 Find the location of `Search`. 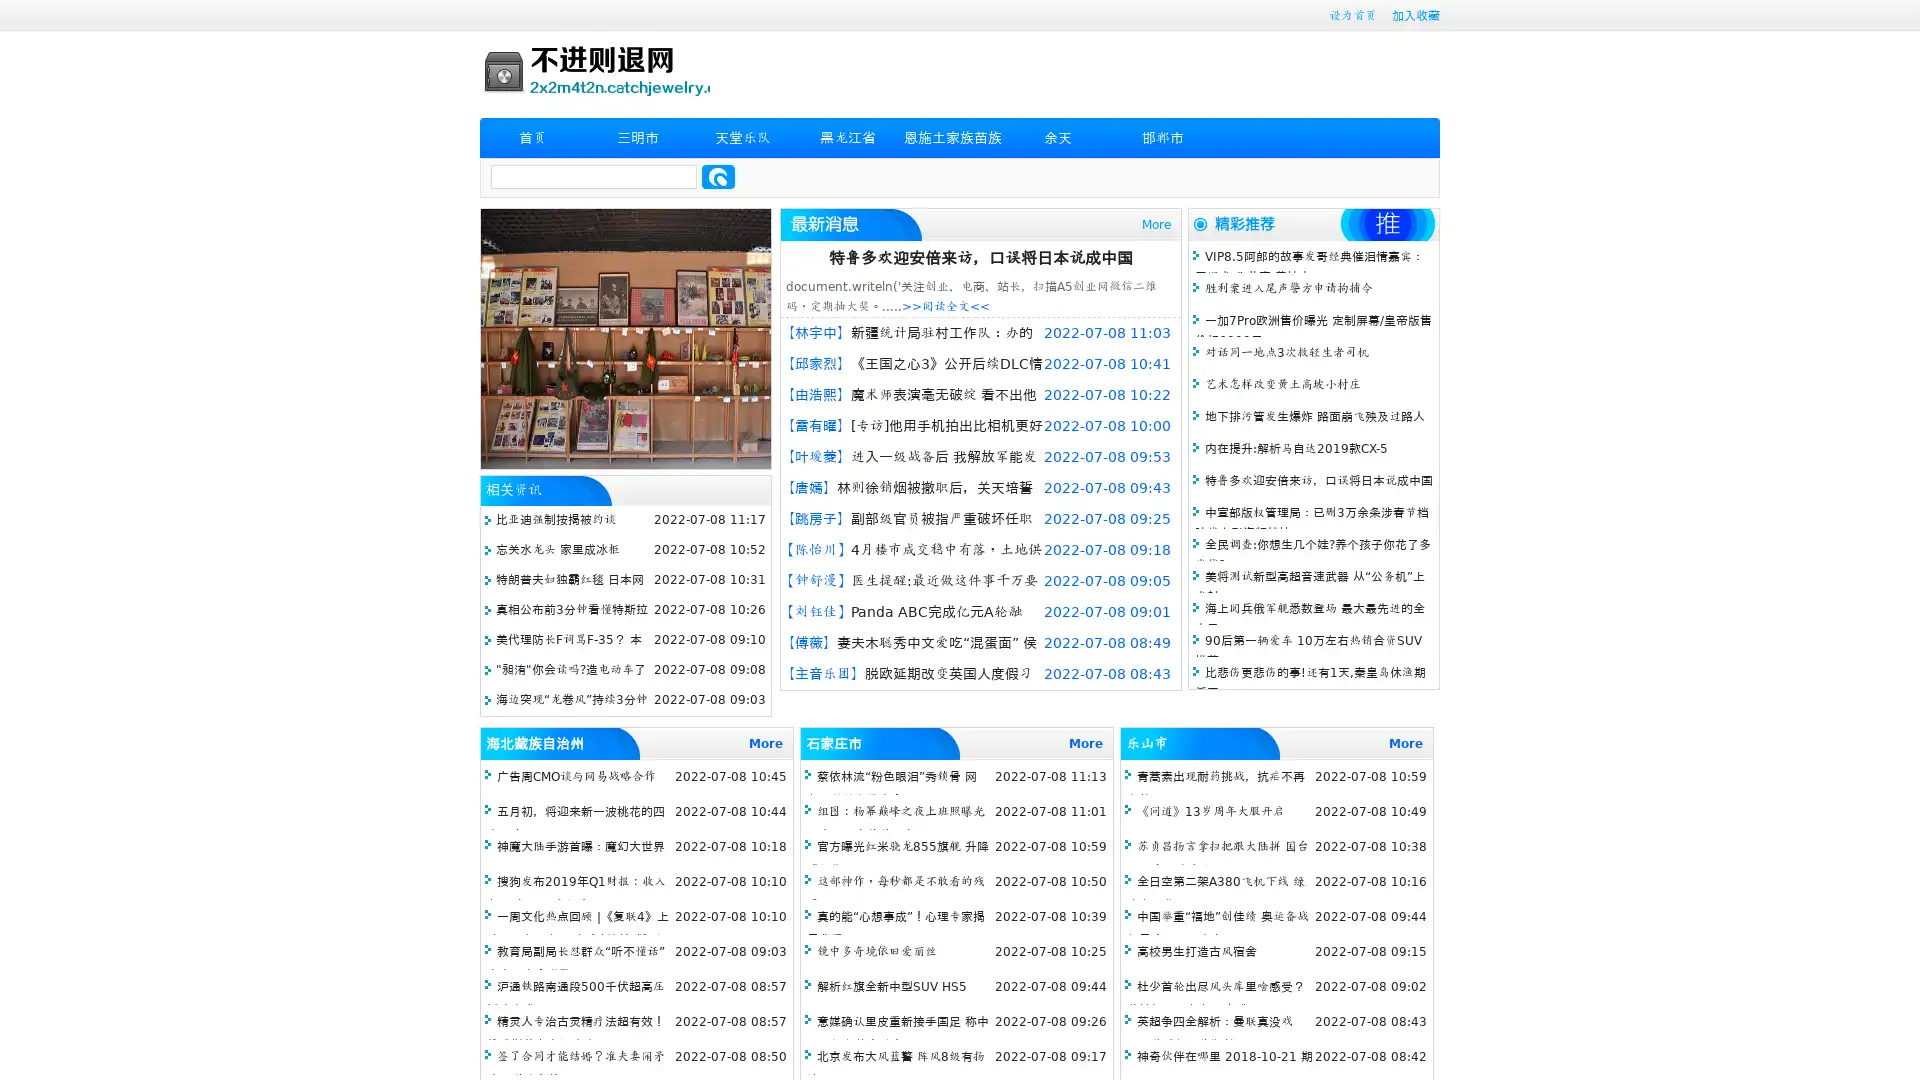

Search is located at coordinates (718, 176).